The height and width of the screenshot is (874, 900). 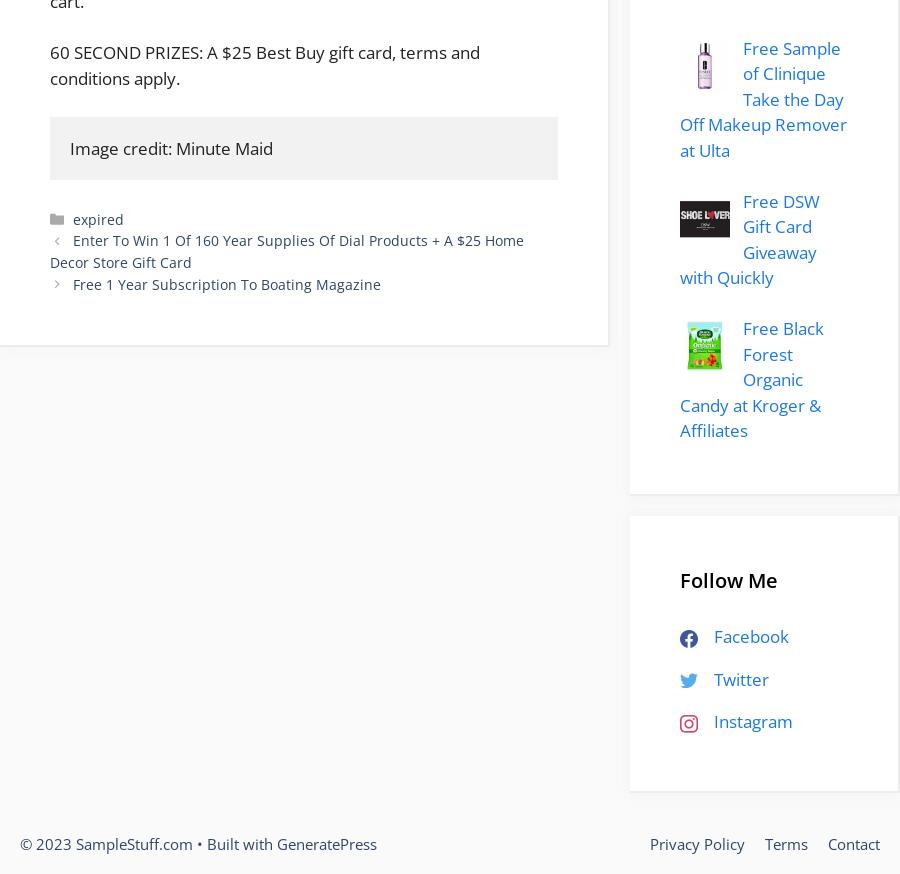 I want to click on 'Follow Me', so click(x=728, y=579).